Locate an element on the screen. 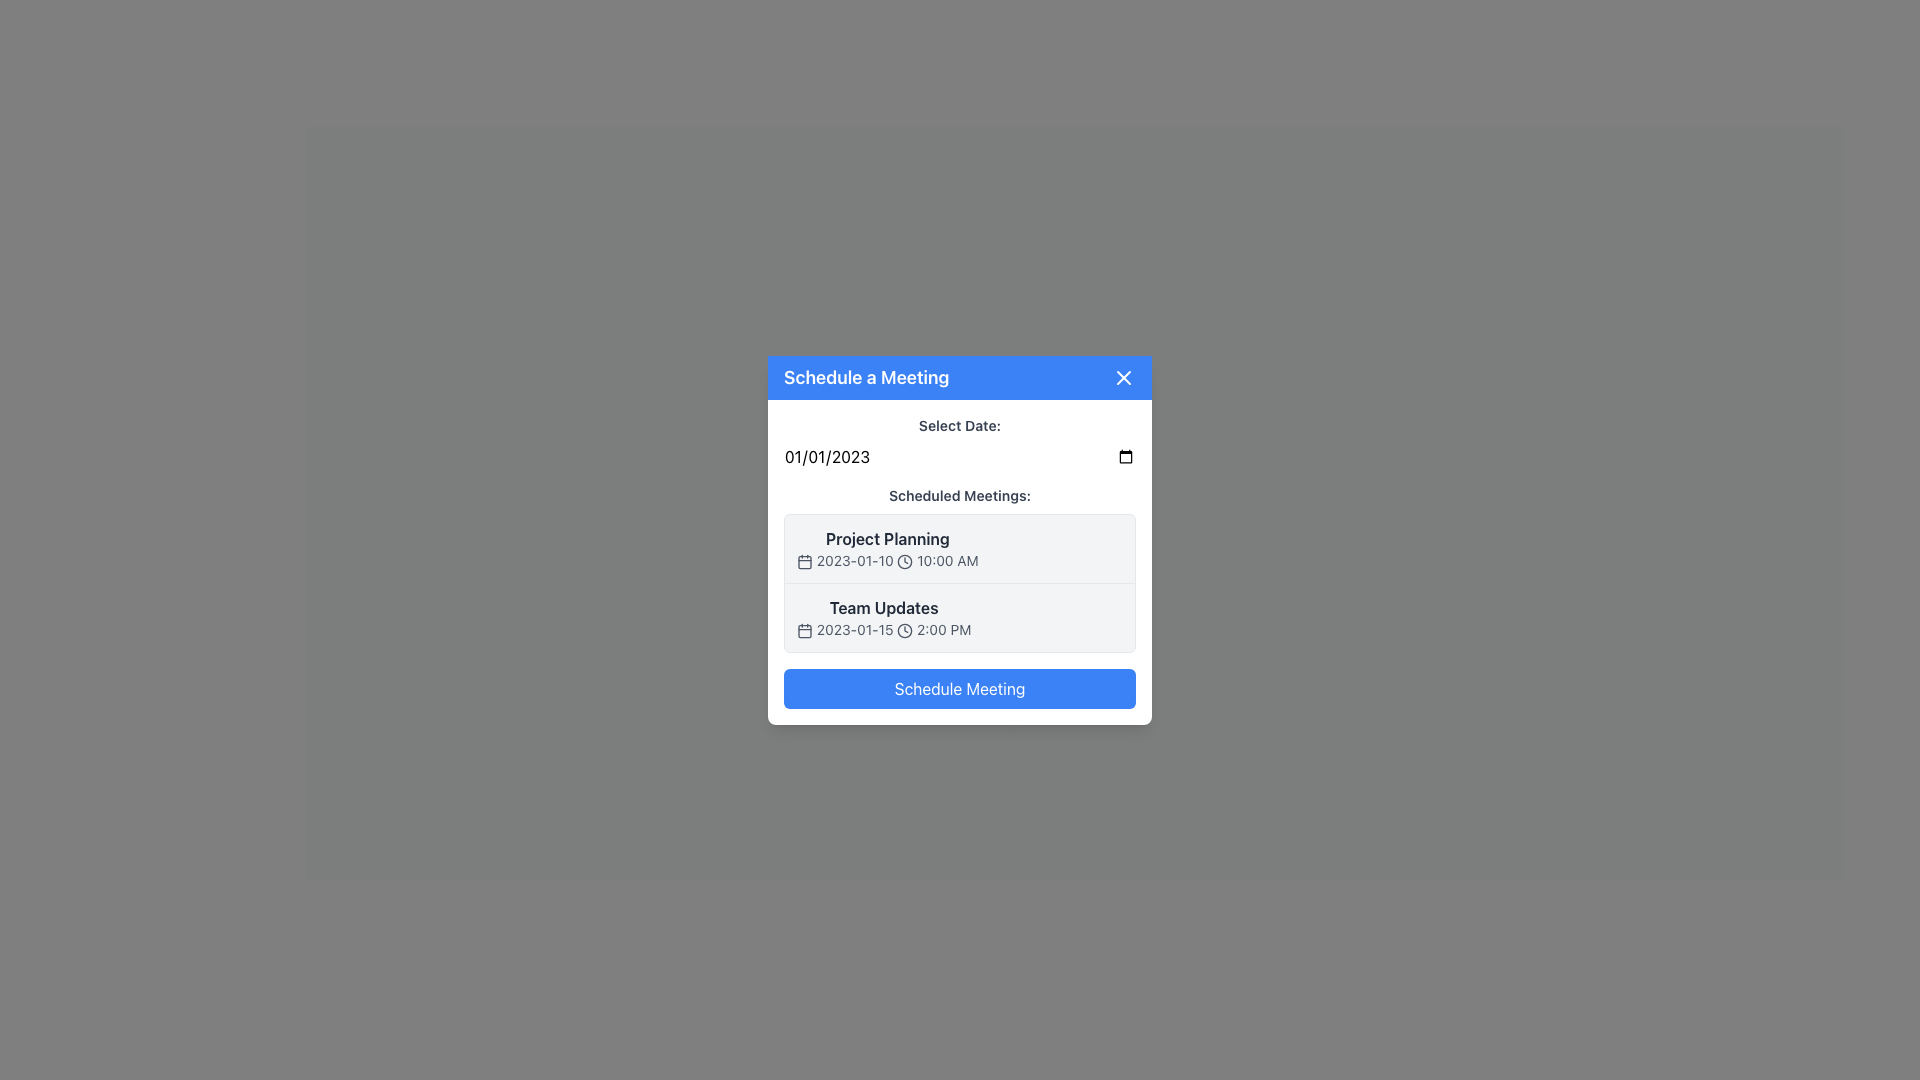  the 'Project Planning' text label, which is styled with medium bold dark gray font and is centered above the meeting details is located at coordinates (886, 537).